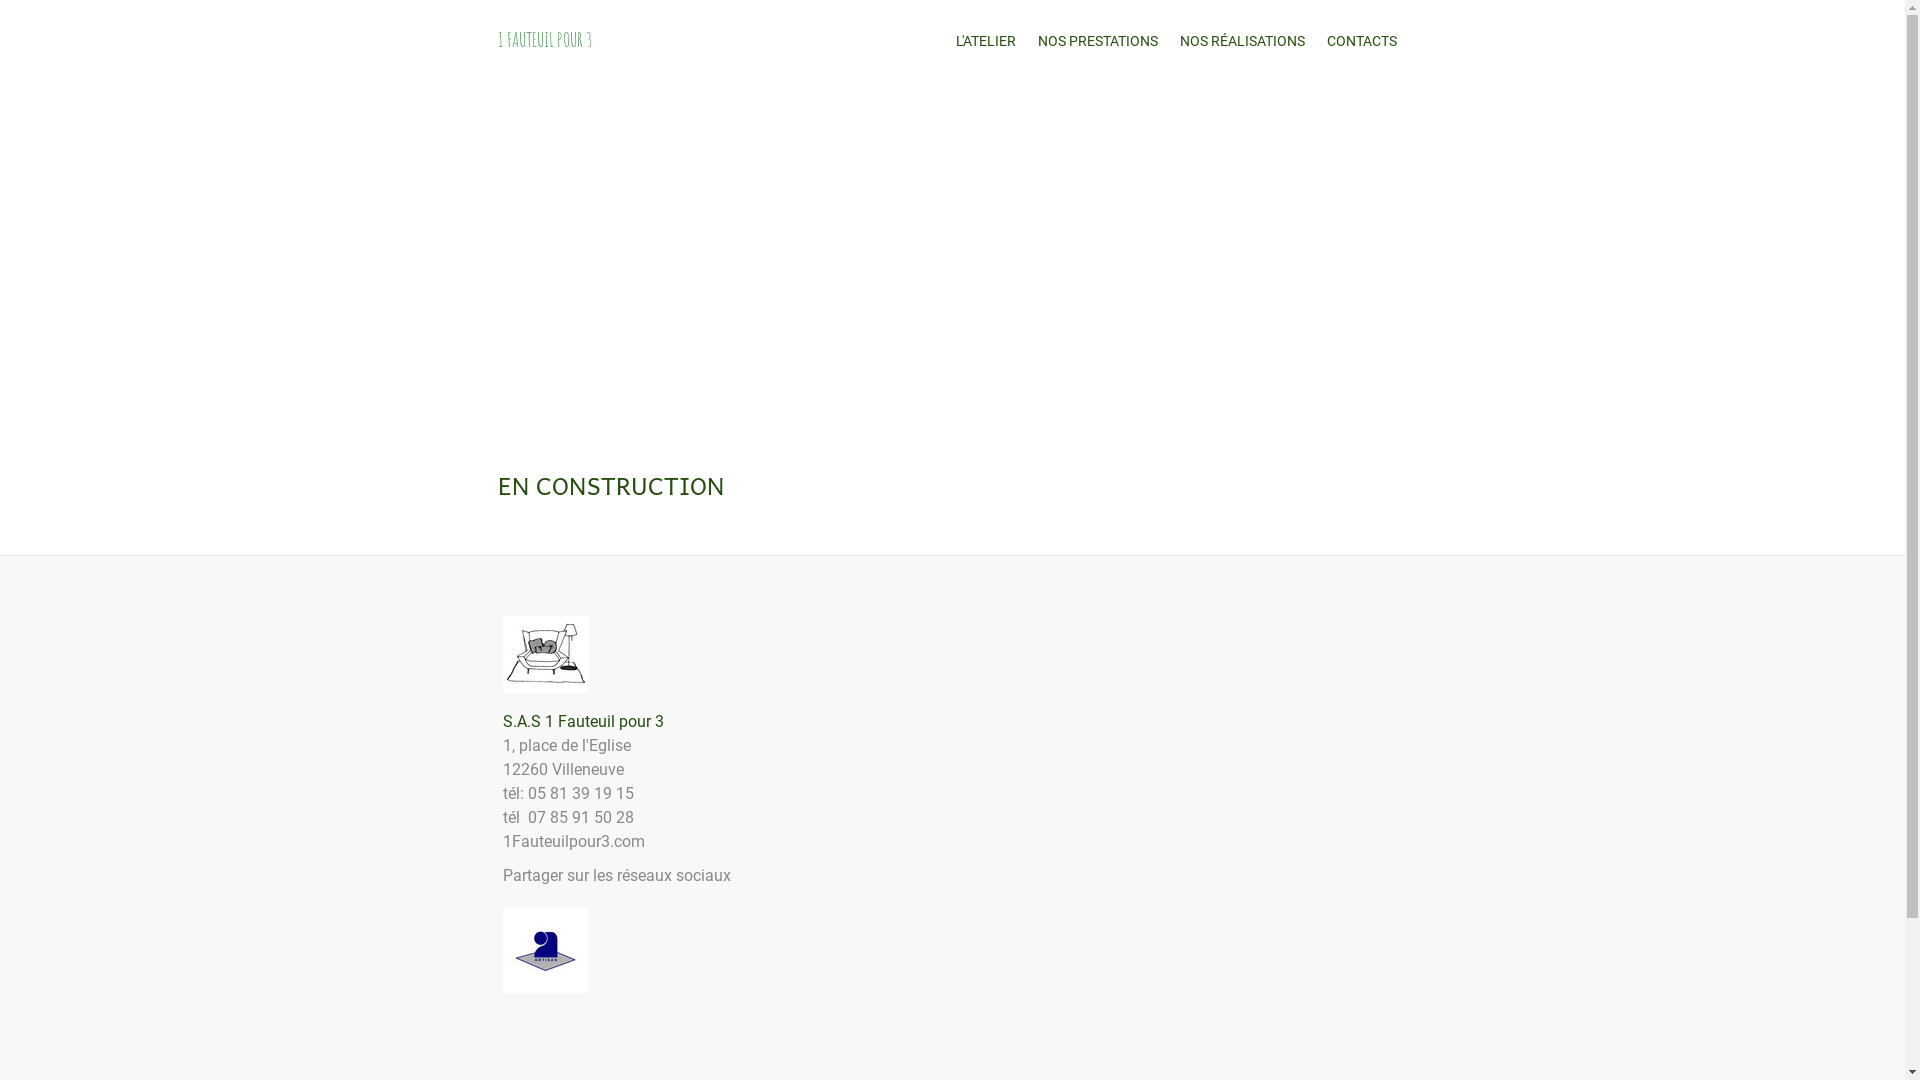  What do you see at coordinates (1096, 41) in the screenshot?
I see `'NOS PRESTATIONS'` at bounding box center [1096, 41].